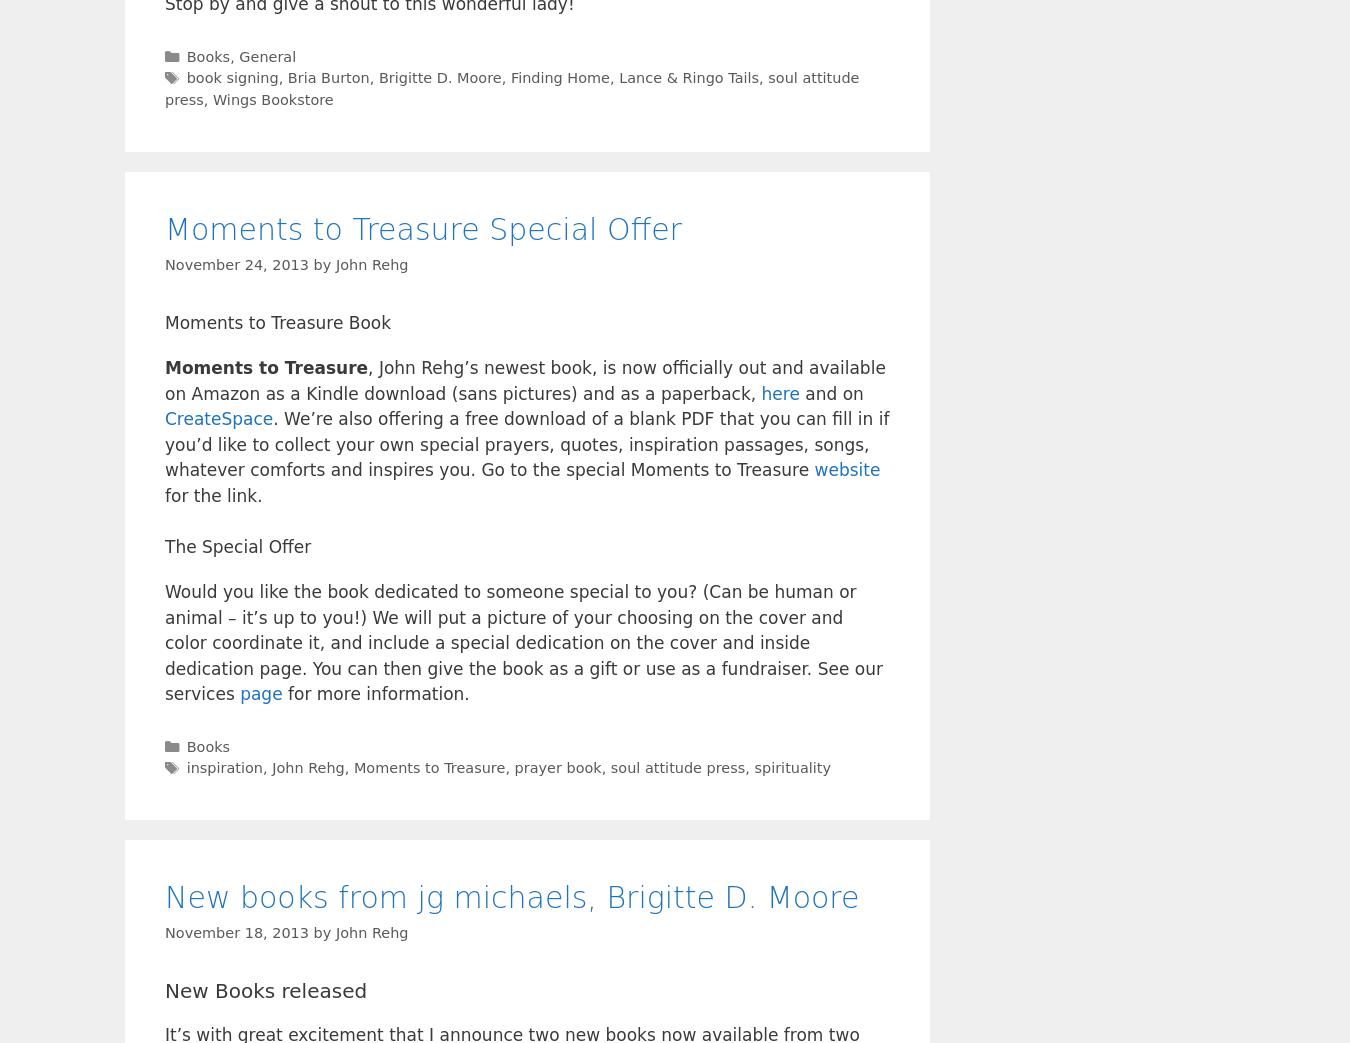  I want to click on '. We’re also offering a free download of a blank PDF that you can fill in if you’d like to collect your own special prayers, quotes, inspiration passages, songs, whatever comforts and inspires you. Go to the special Moments to Treasure', so click(526, 444).